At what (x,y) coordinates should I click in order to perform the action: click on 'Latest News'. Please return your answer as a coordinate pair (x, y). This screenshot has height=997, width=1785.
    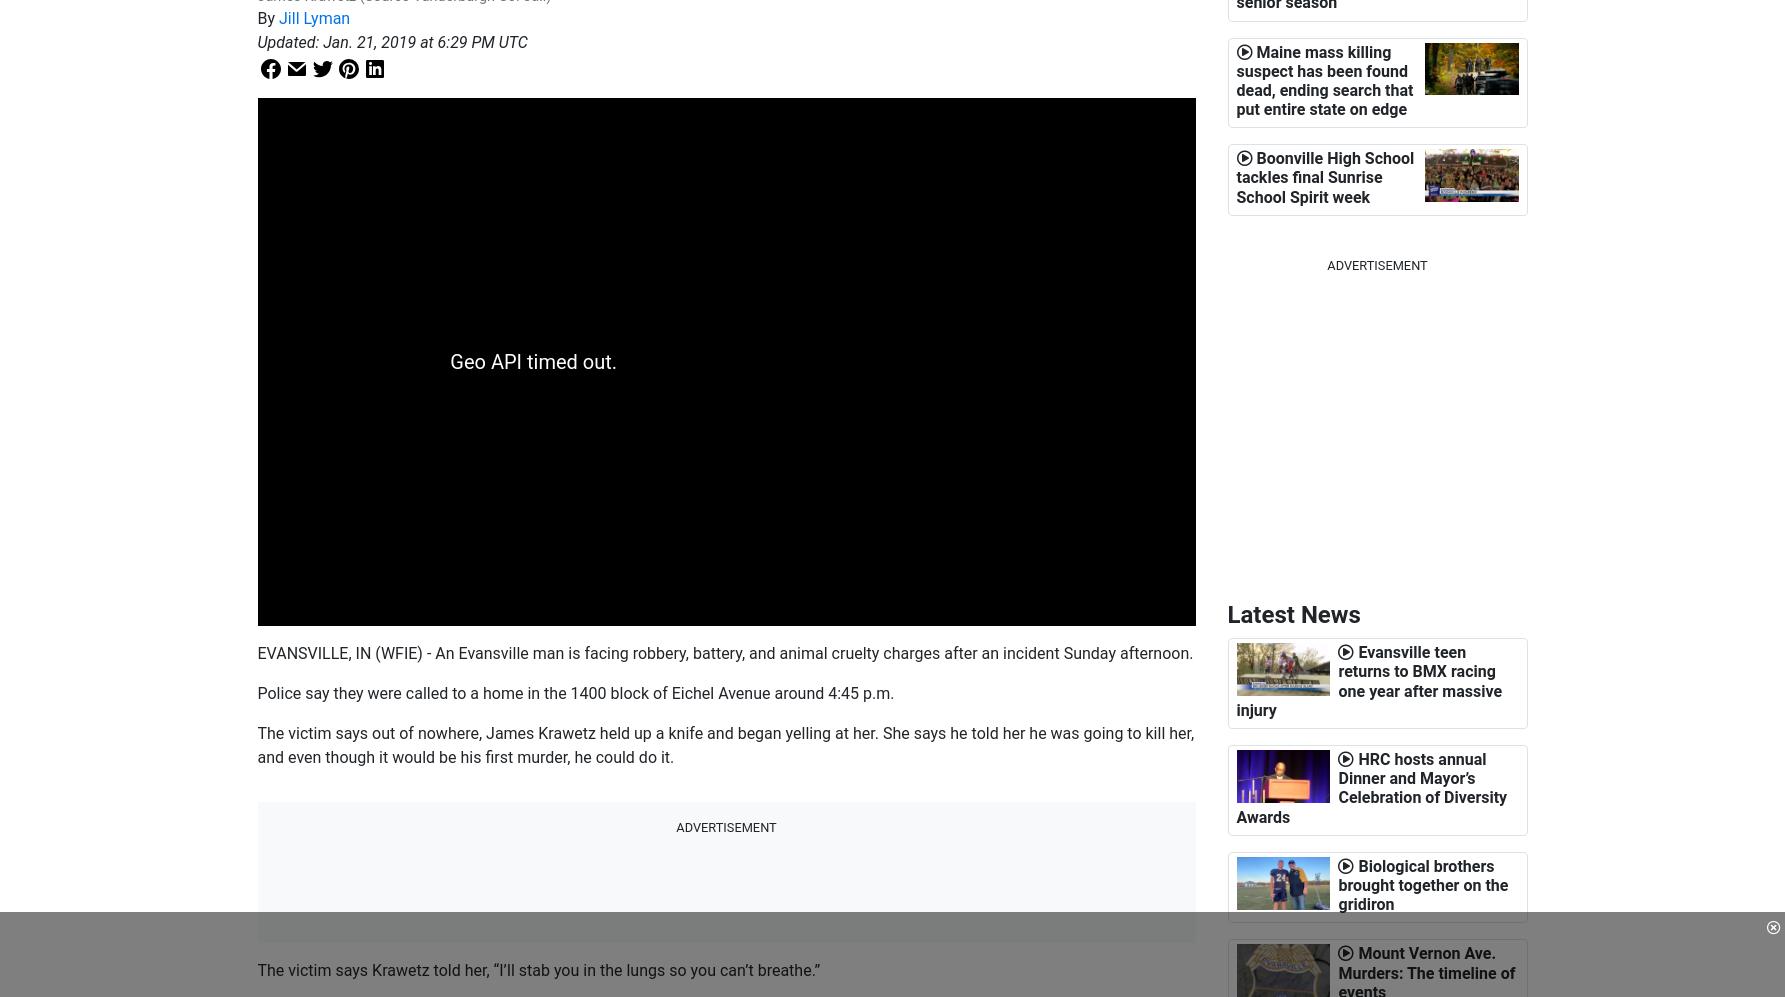
    Looking at the image, I should click on (1226, 614).